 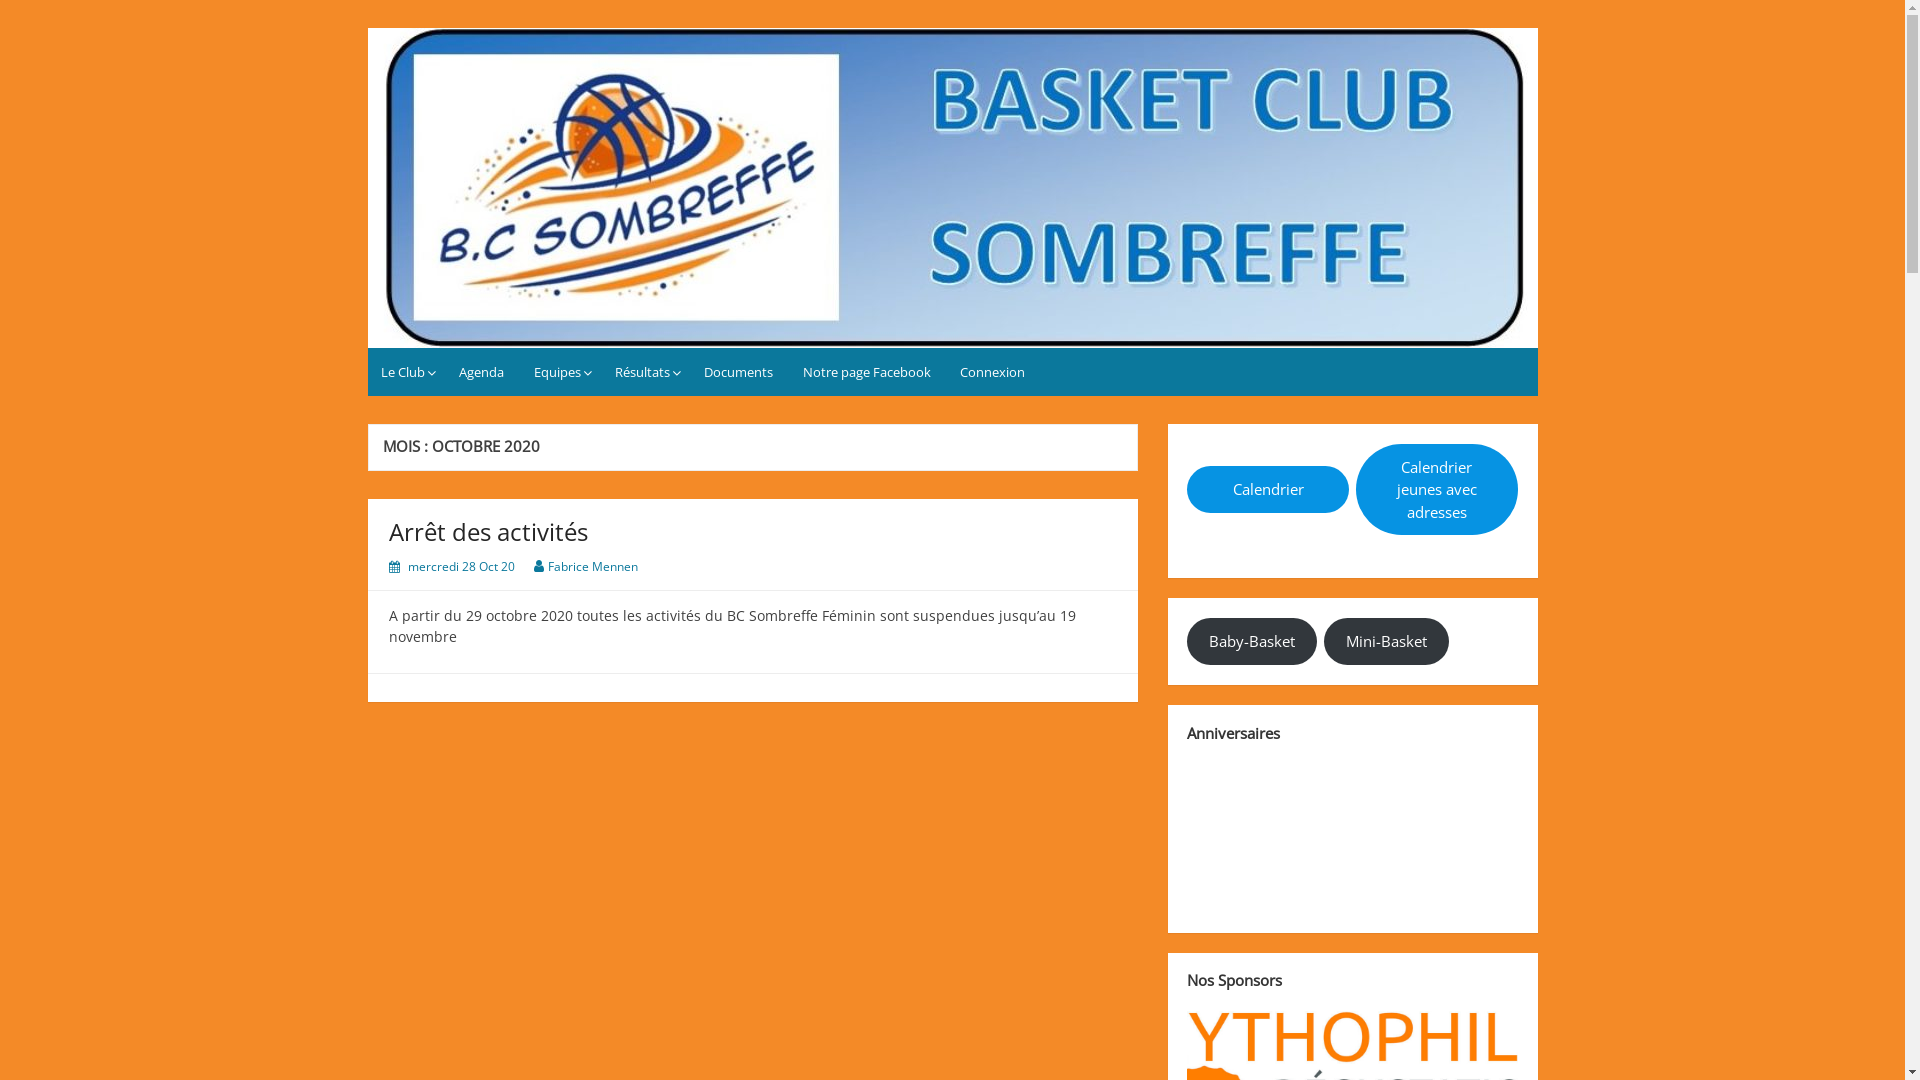 What do you see at coordinates (738, 371) in the screenshot?
I see `'Documents'` at bounding box center [738, 371].